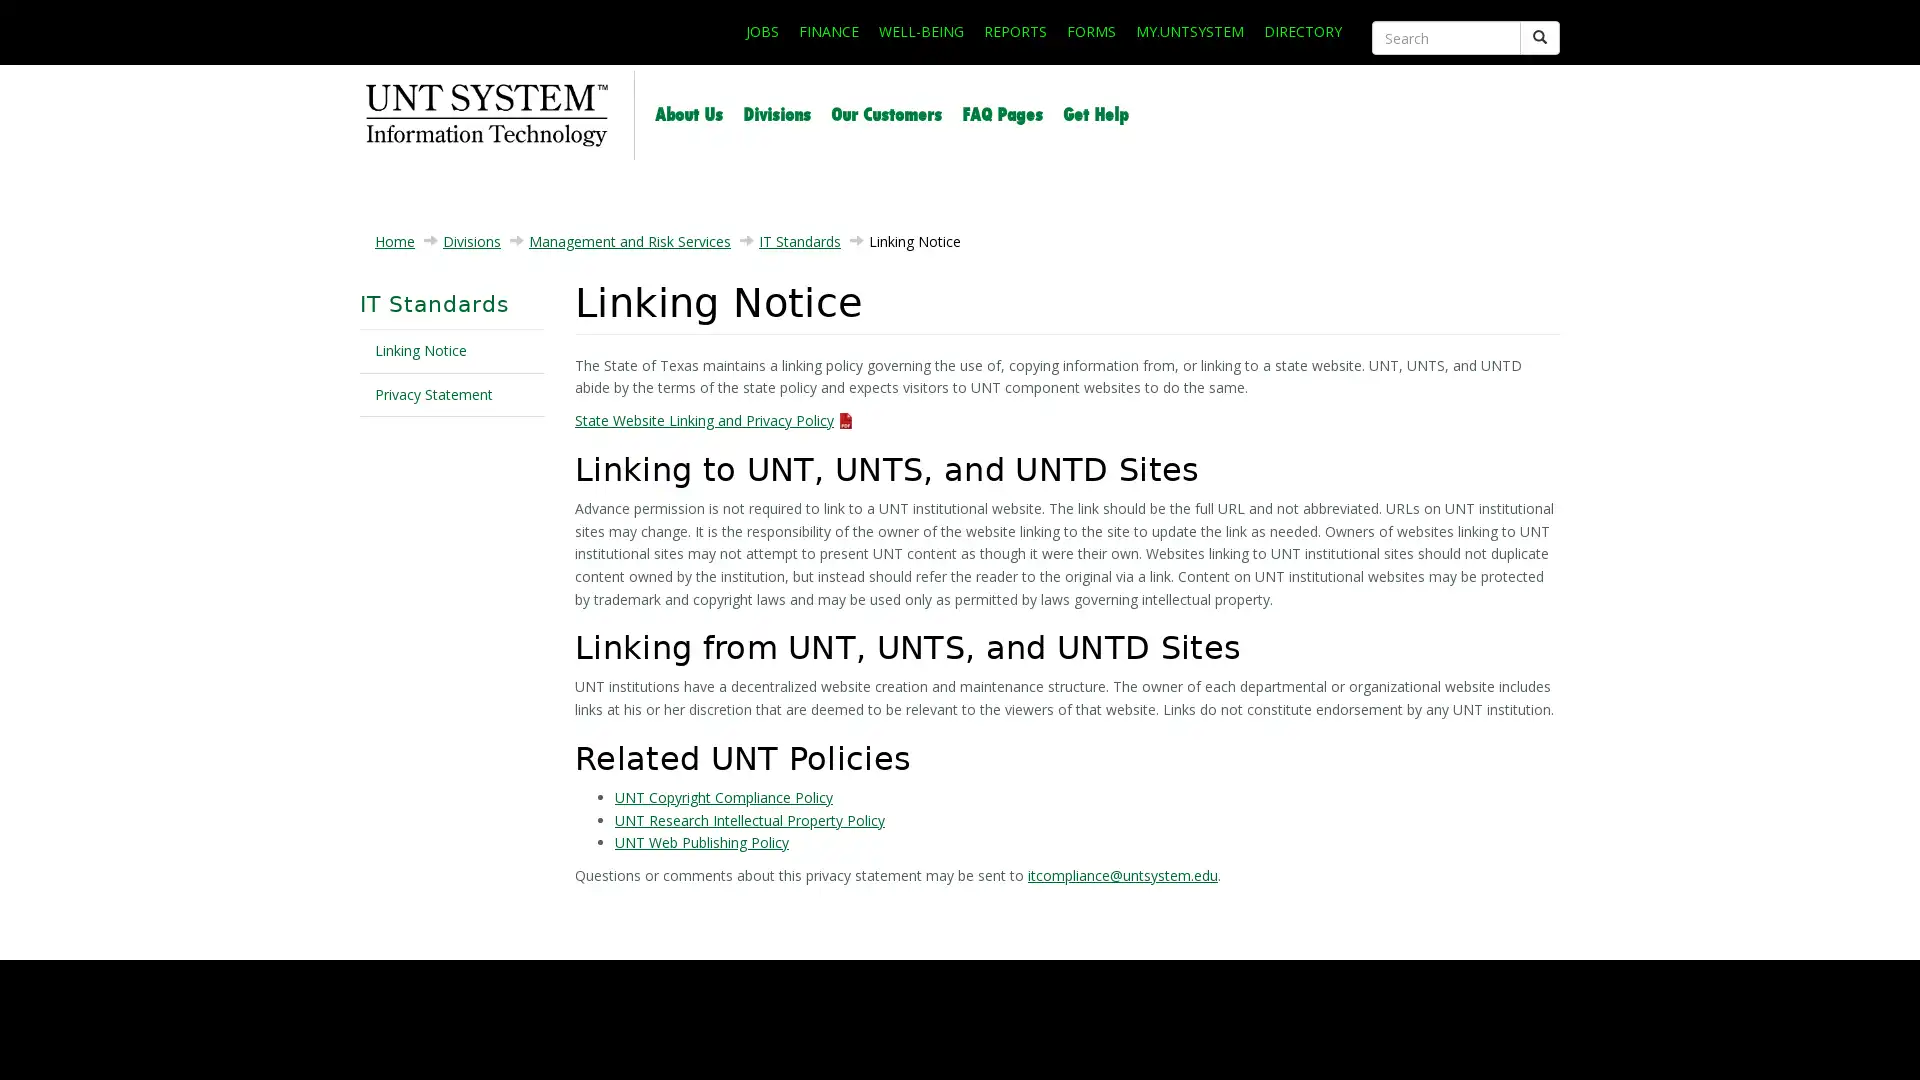  I want to click on Submit, so click(1371, 56).